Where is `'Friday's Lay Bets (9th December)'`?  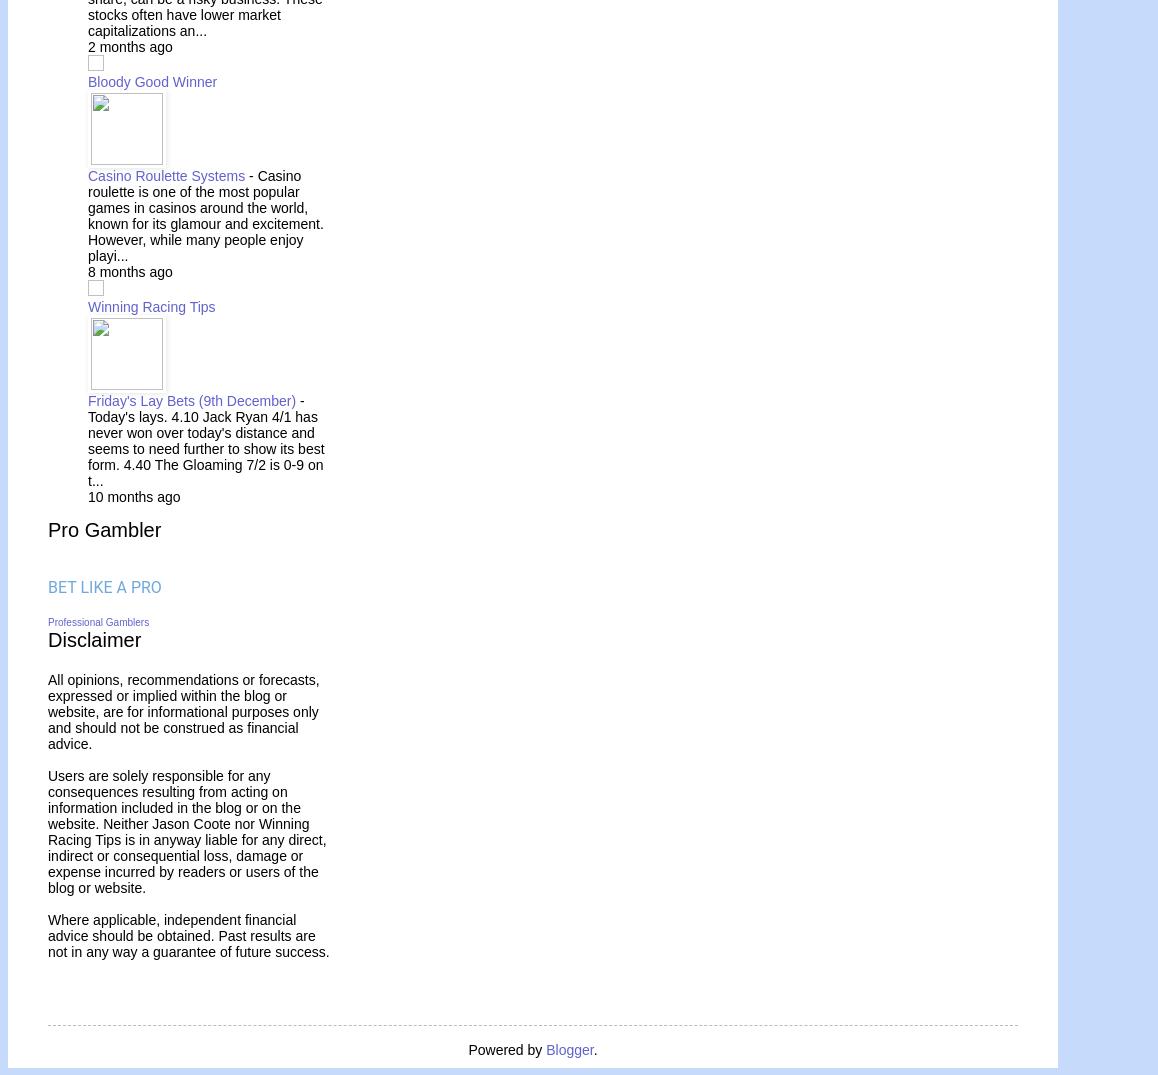
'Friday's Lay Bets (9th December)' is located at coordinates (193, 399).